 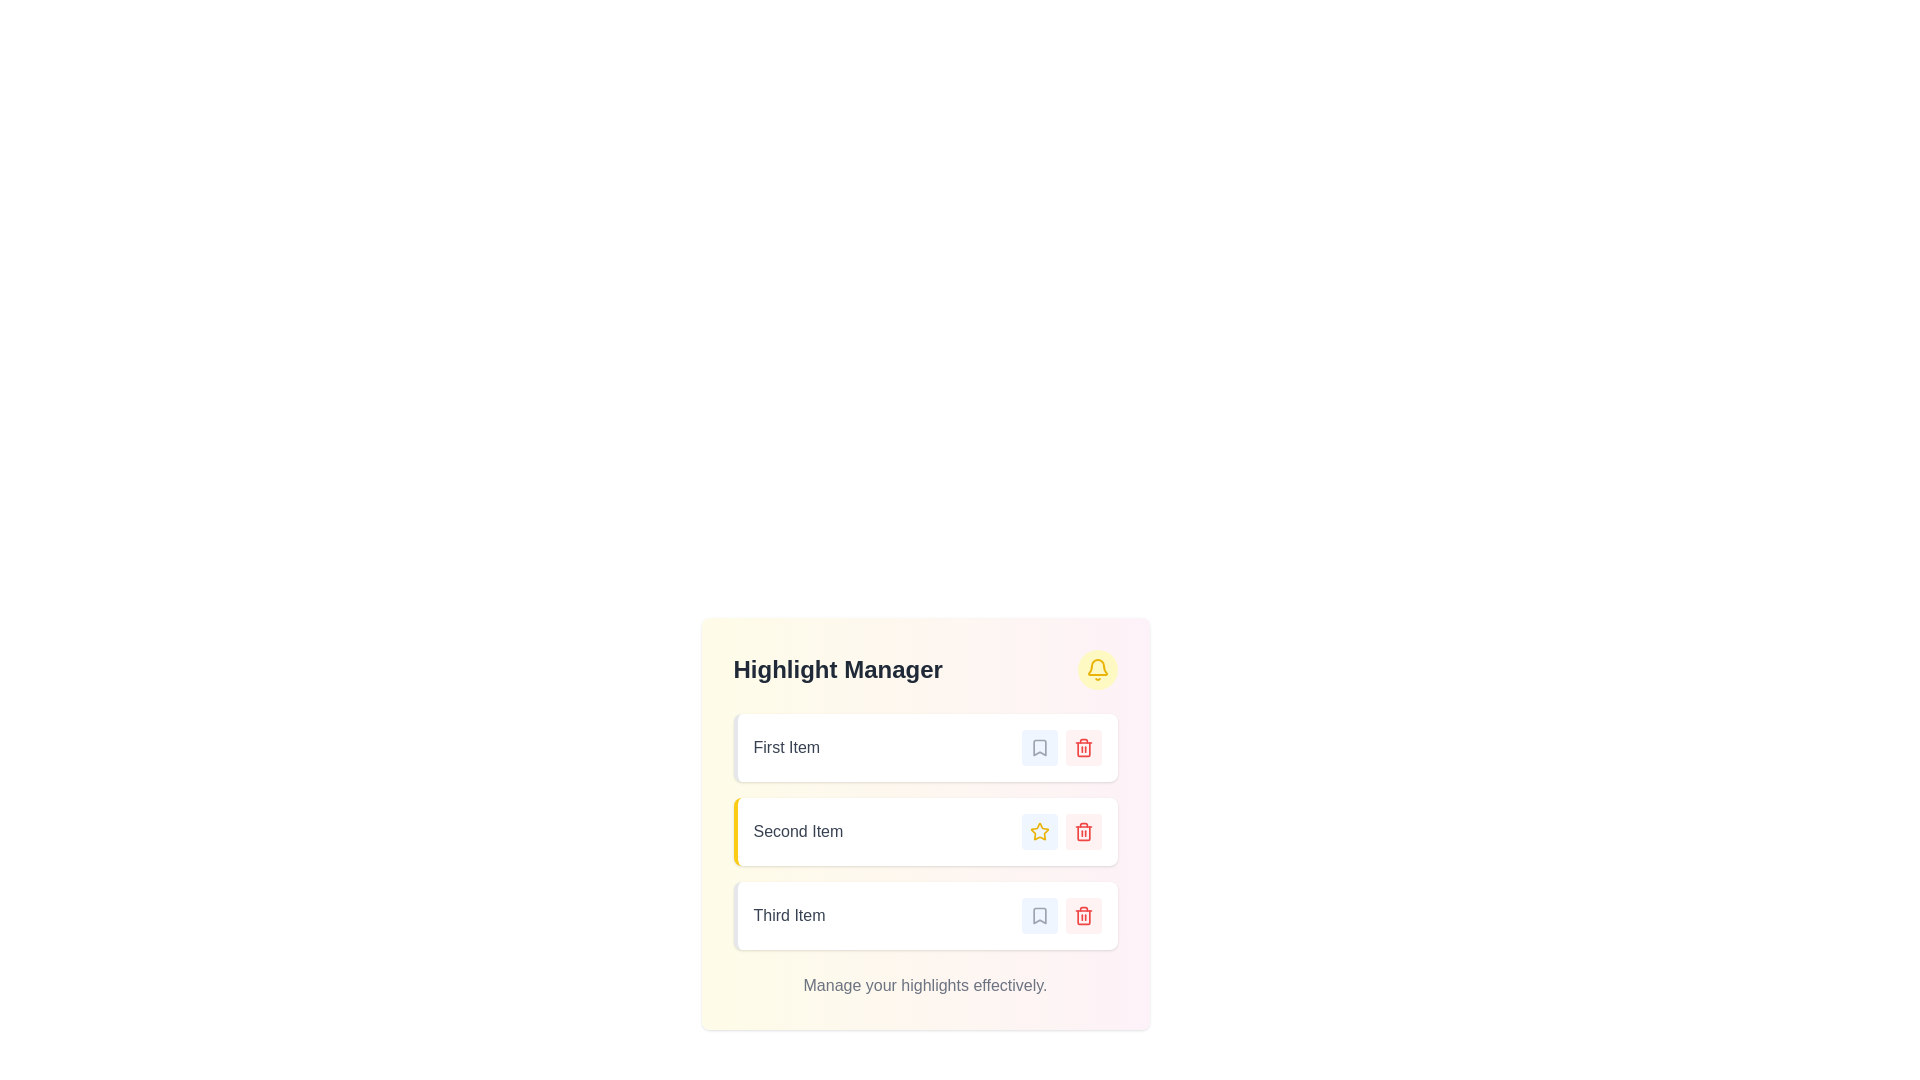 What do you see at coordinates (788, 915) in the screenshot?
I see `the text label displaying 'Third Item', which identifies the associated card in the user interface` at bounding box center [788, 915].